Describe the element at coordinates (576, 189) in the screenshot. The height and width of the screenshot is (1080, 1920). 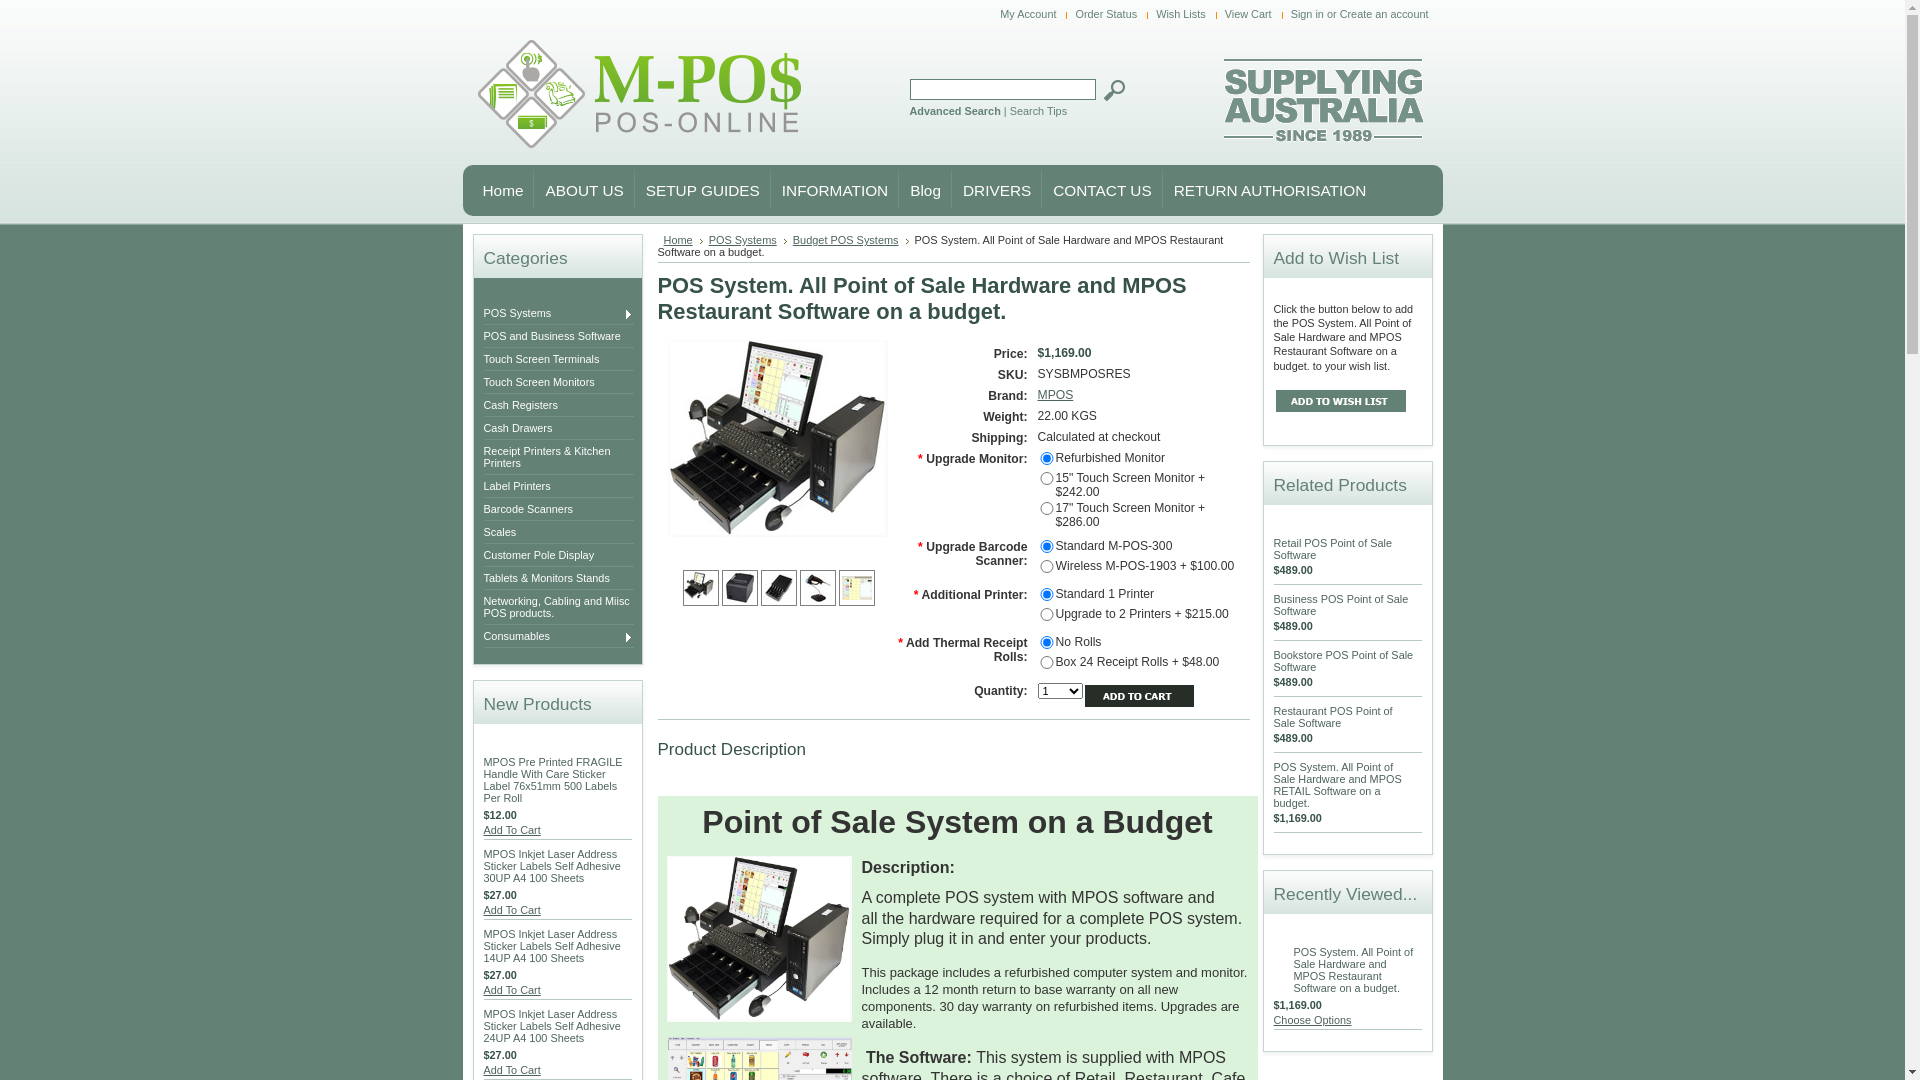
I see `'ABOUT US'` at that location.